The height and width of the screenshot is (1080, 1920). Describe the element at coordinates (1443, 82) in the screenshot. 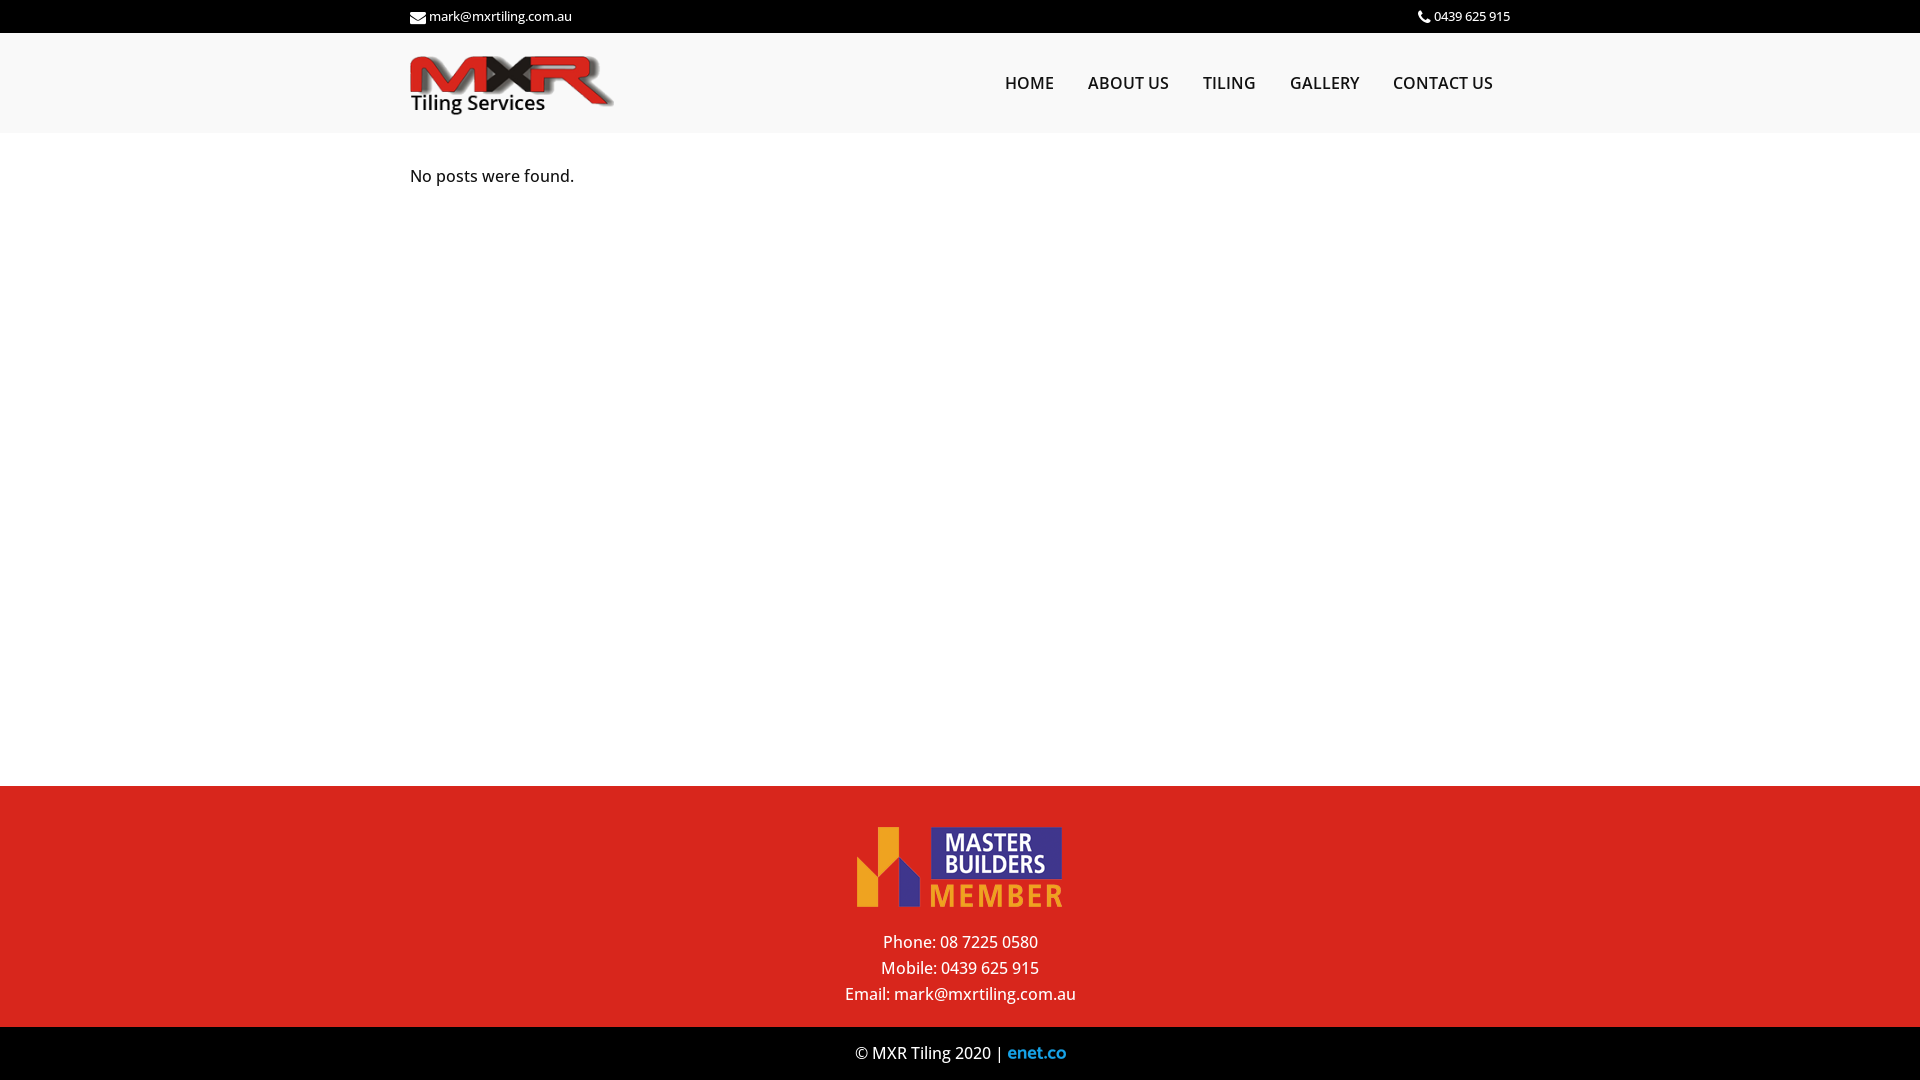

I see `'CONTACT US'` at that location.